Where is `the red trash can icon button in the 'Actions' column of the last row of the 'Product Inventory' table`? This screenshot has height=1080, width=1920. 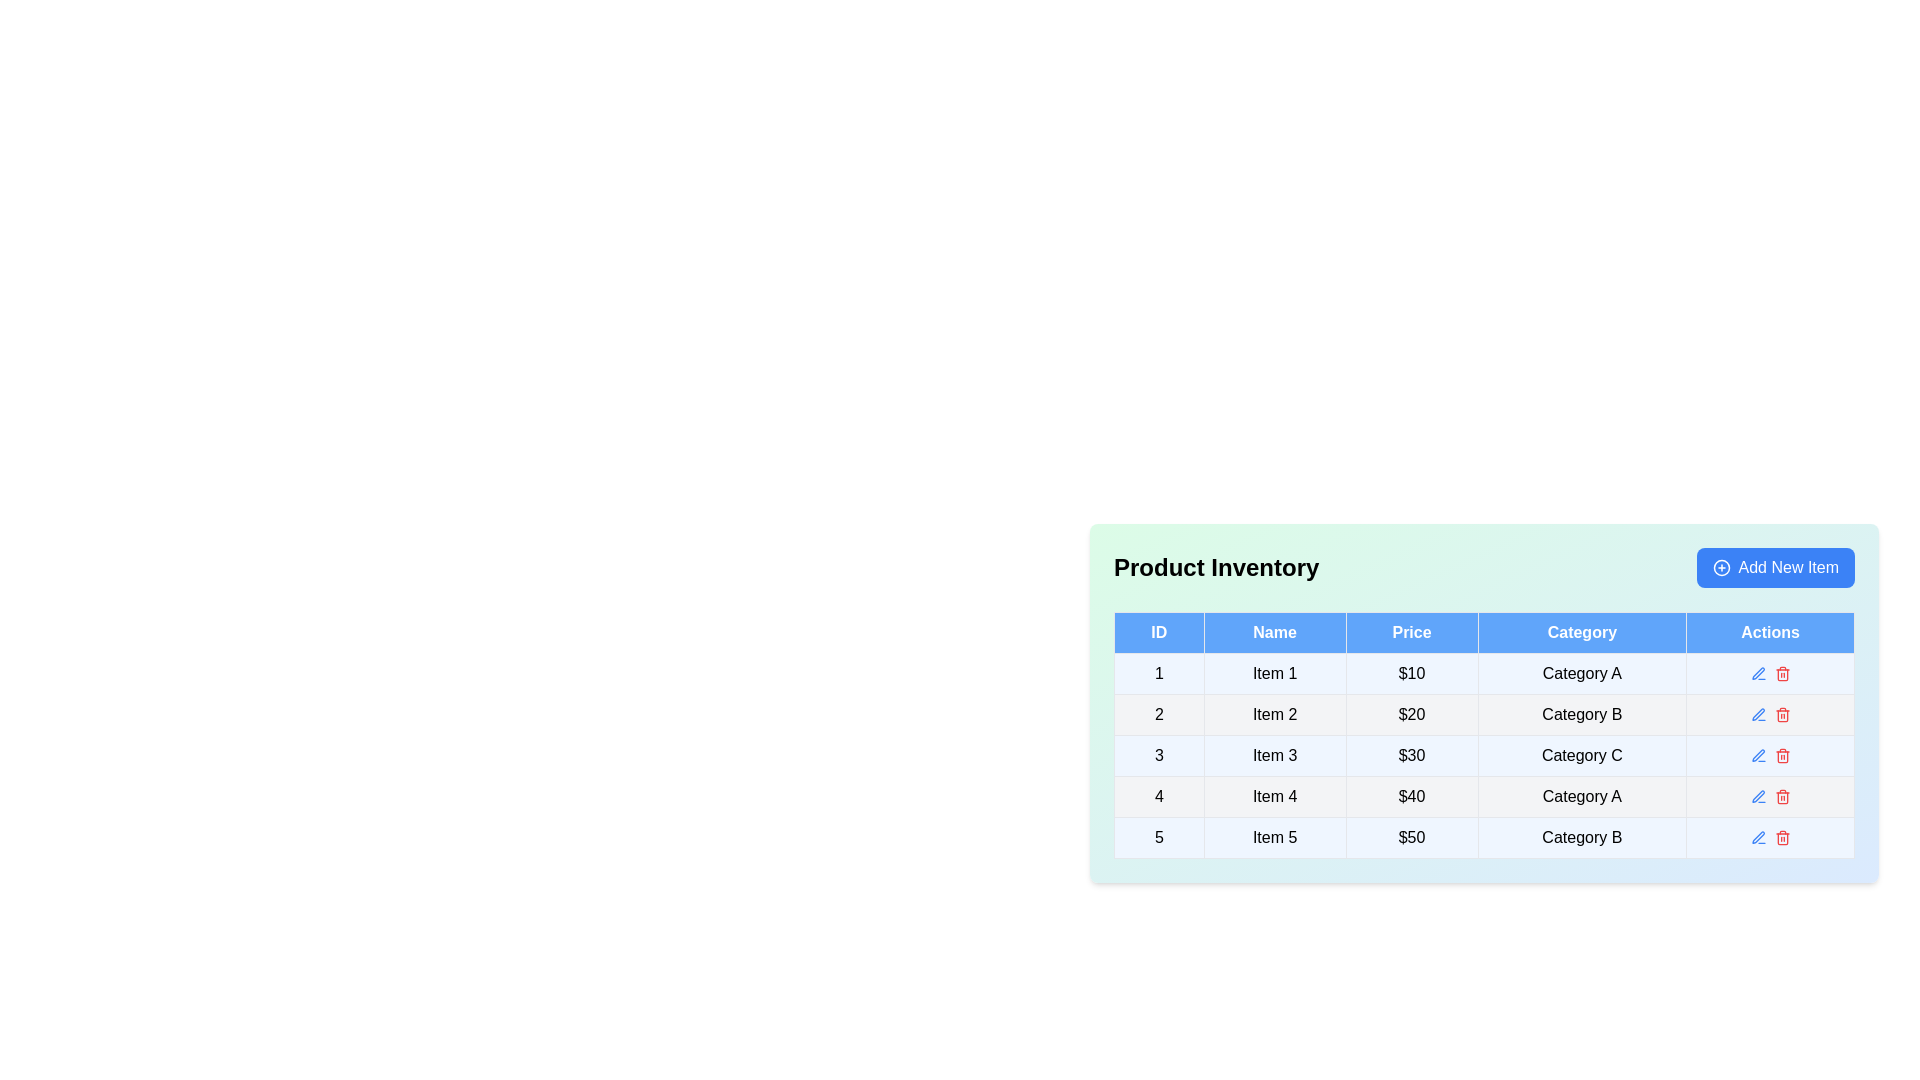
the red trash can icon button in the 'Actions' column of the last row of the 'Product Inventory' table is located at coordinates (1782, 837).